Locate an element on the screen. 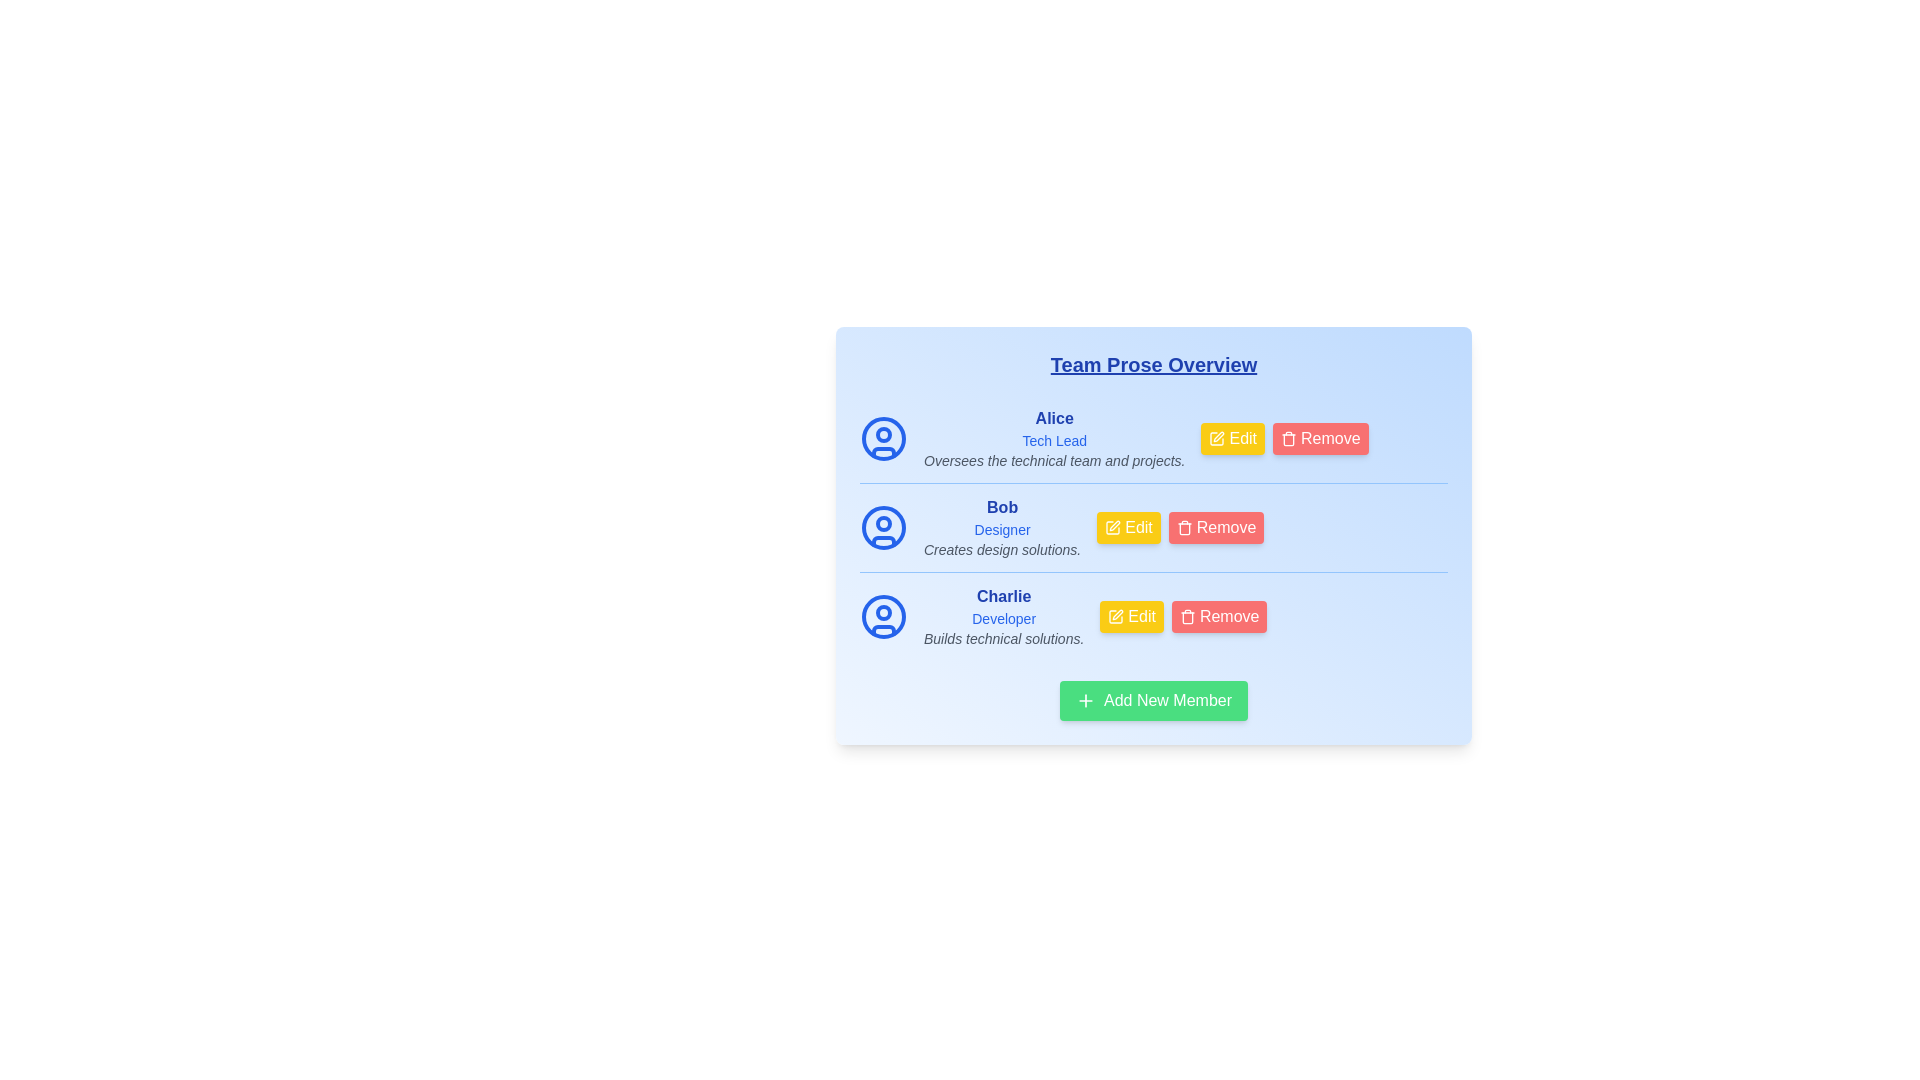  the decorative icon resembling a pen within the 'Edit' button next to 'Alice's' user listing is located at coordinates (1216, 438).